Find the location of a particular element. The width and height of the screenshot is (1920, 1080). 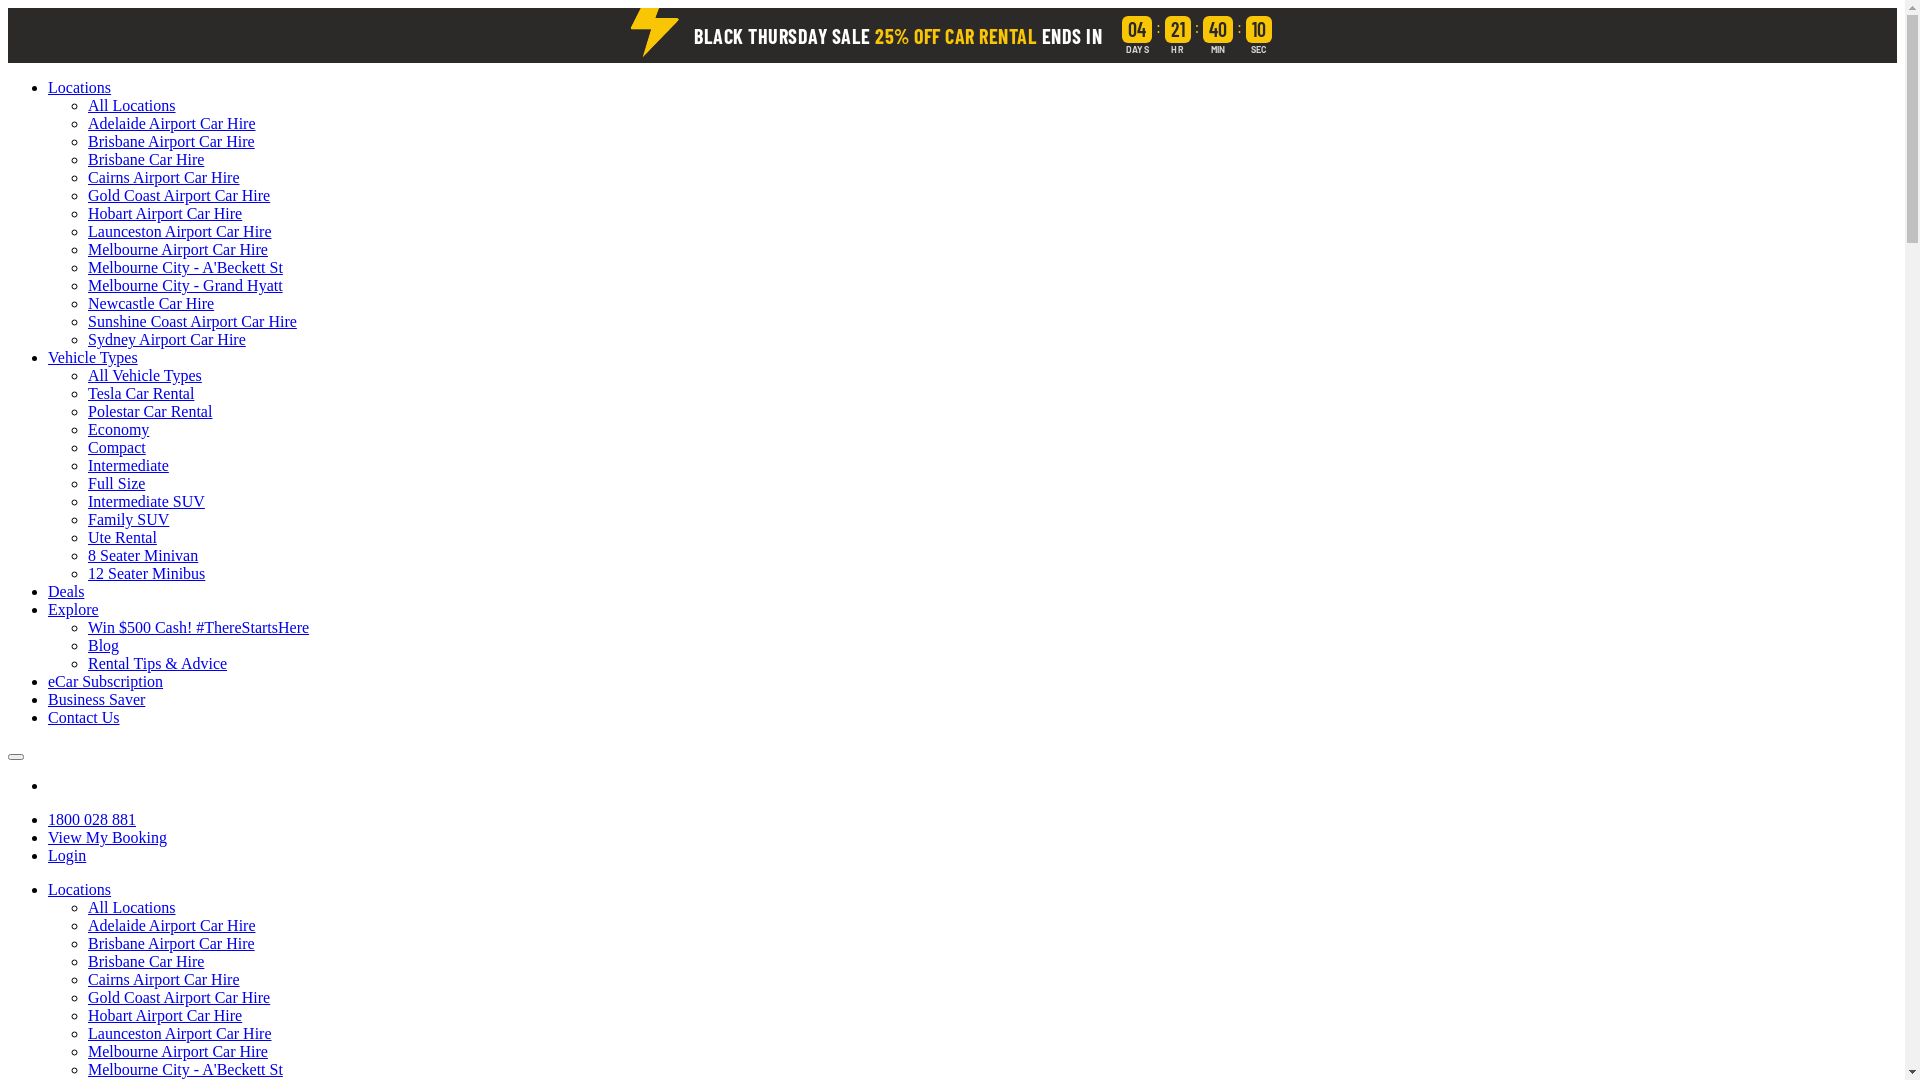

'Ute Rental' is located at coordinates (121, 536).